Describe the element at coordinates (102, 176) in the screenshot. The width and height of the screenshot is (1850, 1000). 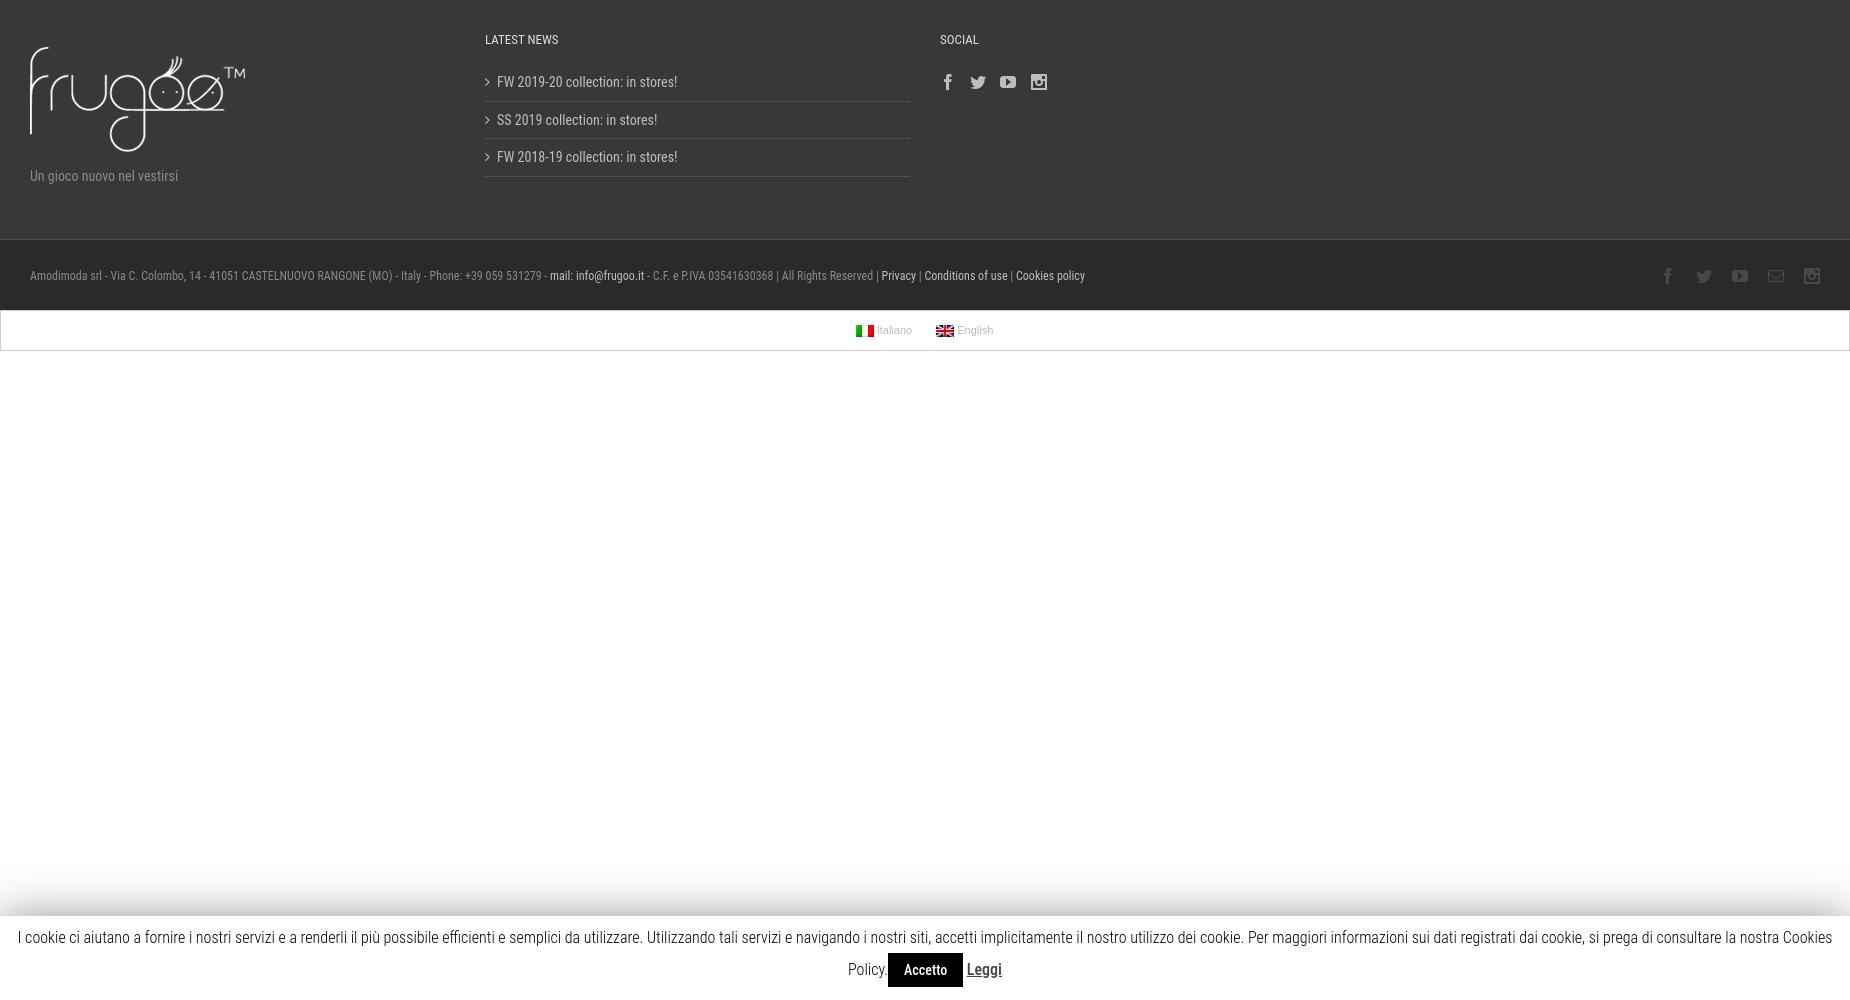
I see `'Un gioco nuovo nel vestirsi'` at that location.